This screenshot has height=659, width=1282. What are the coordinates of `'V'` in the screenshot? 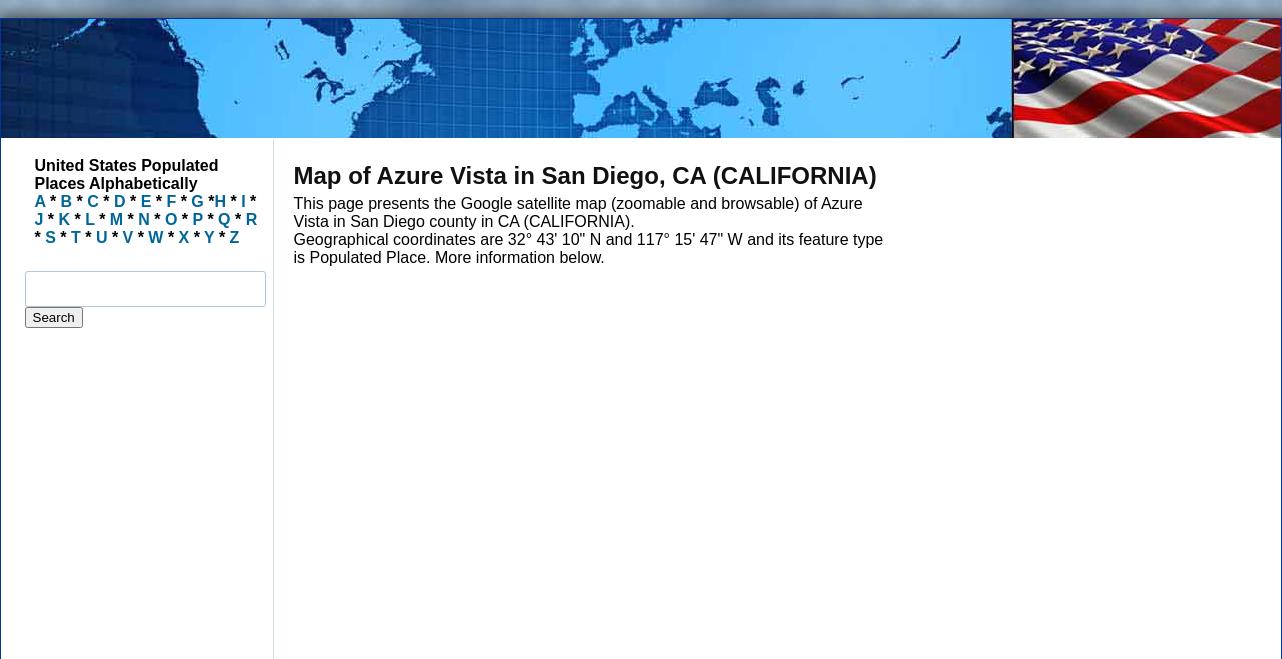 It's located at (126, 236).